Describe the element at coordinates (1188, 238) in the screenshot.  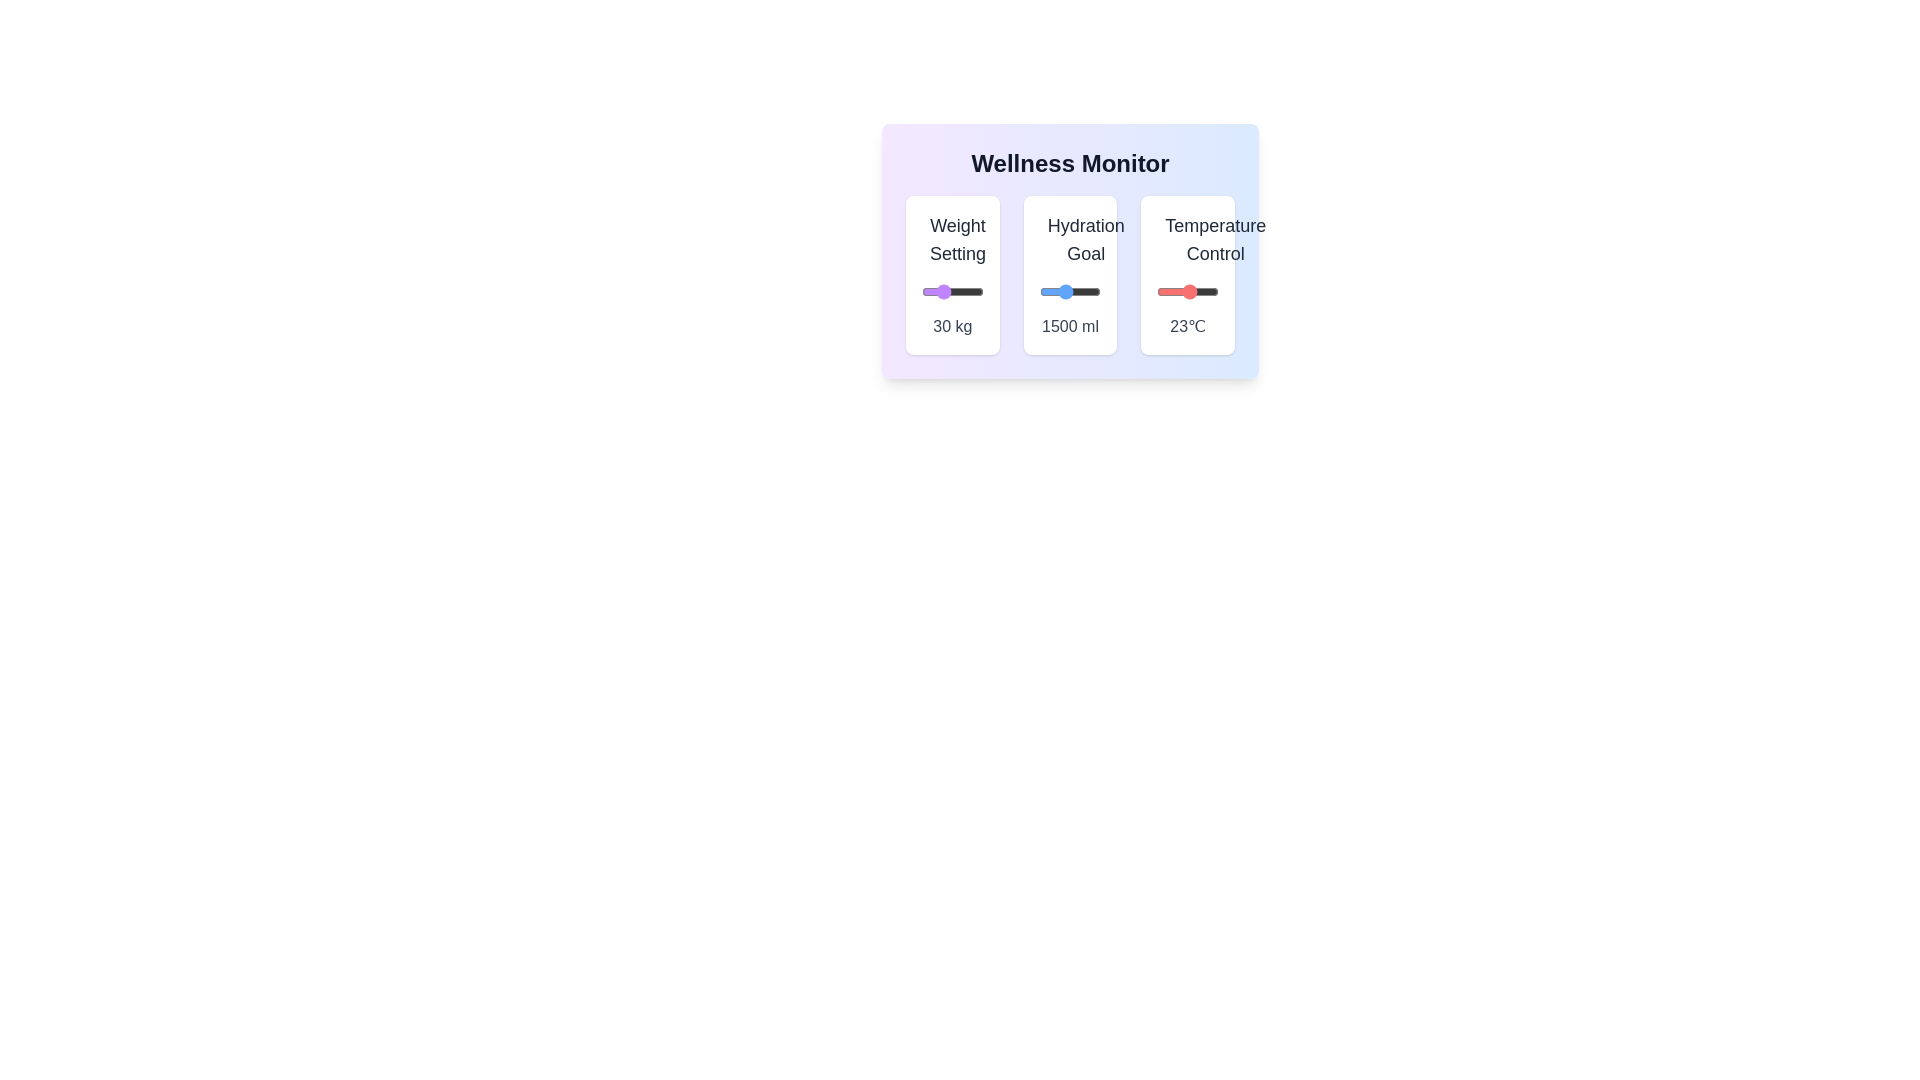
I see `the 'Temperature Control' text label, which is a medium-sized dark gray label located at the top of its section, surrounded by a white background and rounded corners` at that location.